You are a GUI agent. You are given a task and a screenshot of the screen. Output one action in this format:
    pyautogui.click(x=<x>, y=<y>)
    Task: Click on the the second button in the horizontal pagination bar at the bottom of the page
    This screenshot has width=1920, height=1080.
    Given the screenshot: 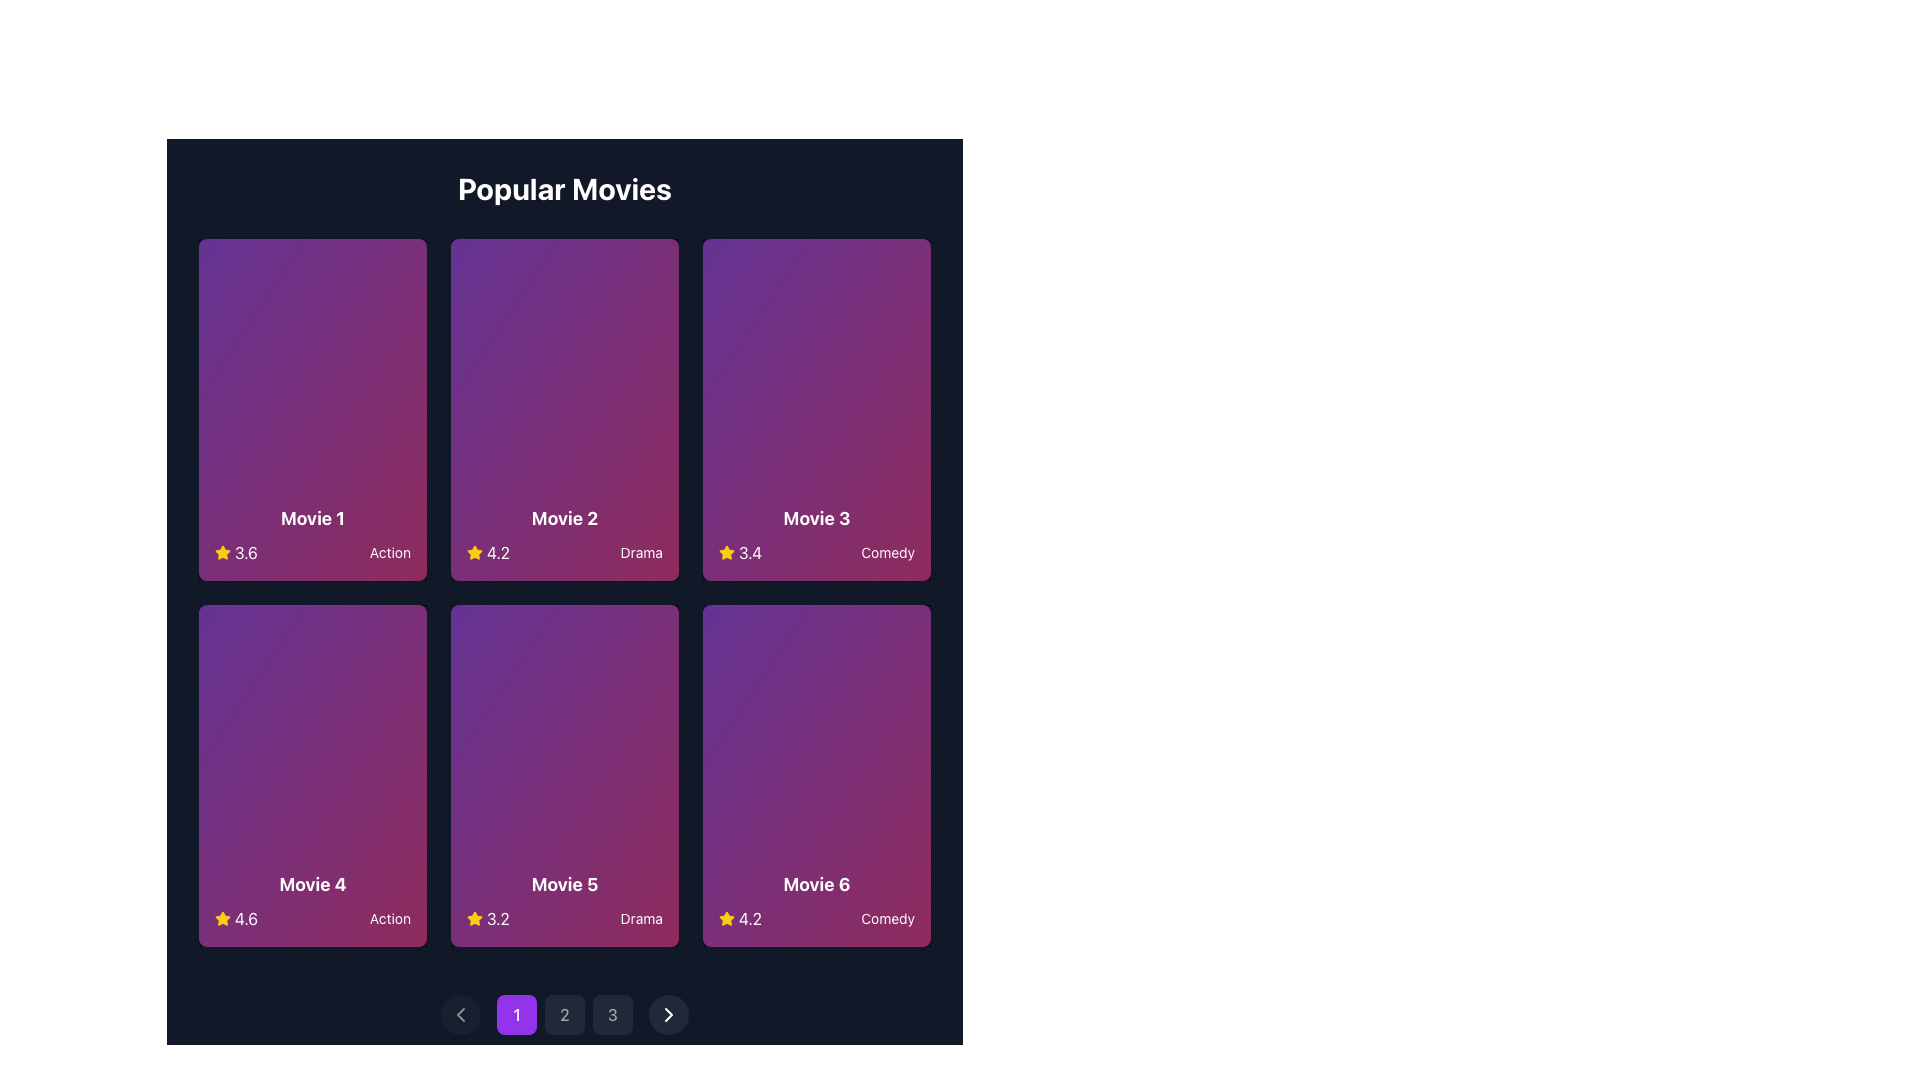 What is the action you would take?
    pyautogui.click(x=564, y=1014)
    